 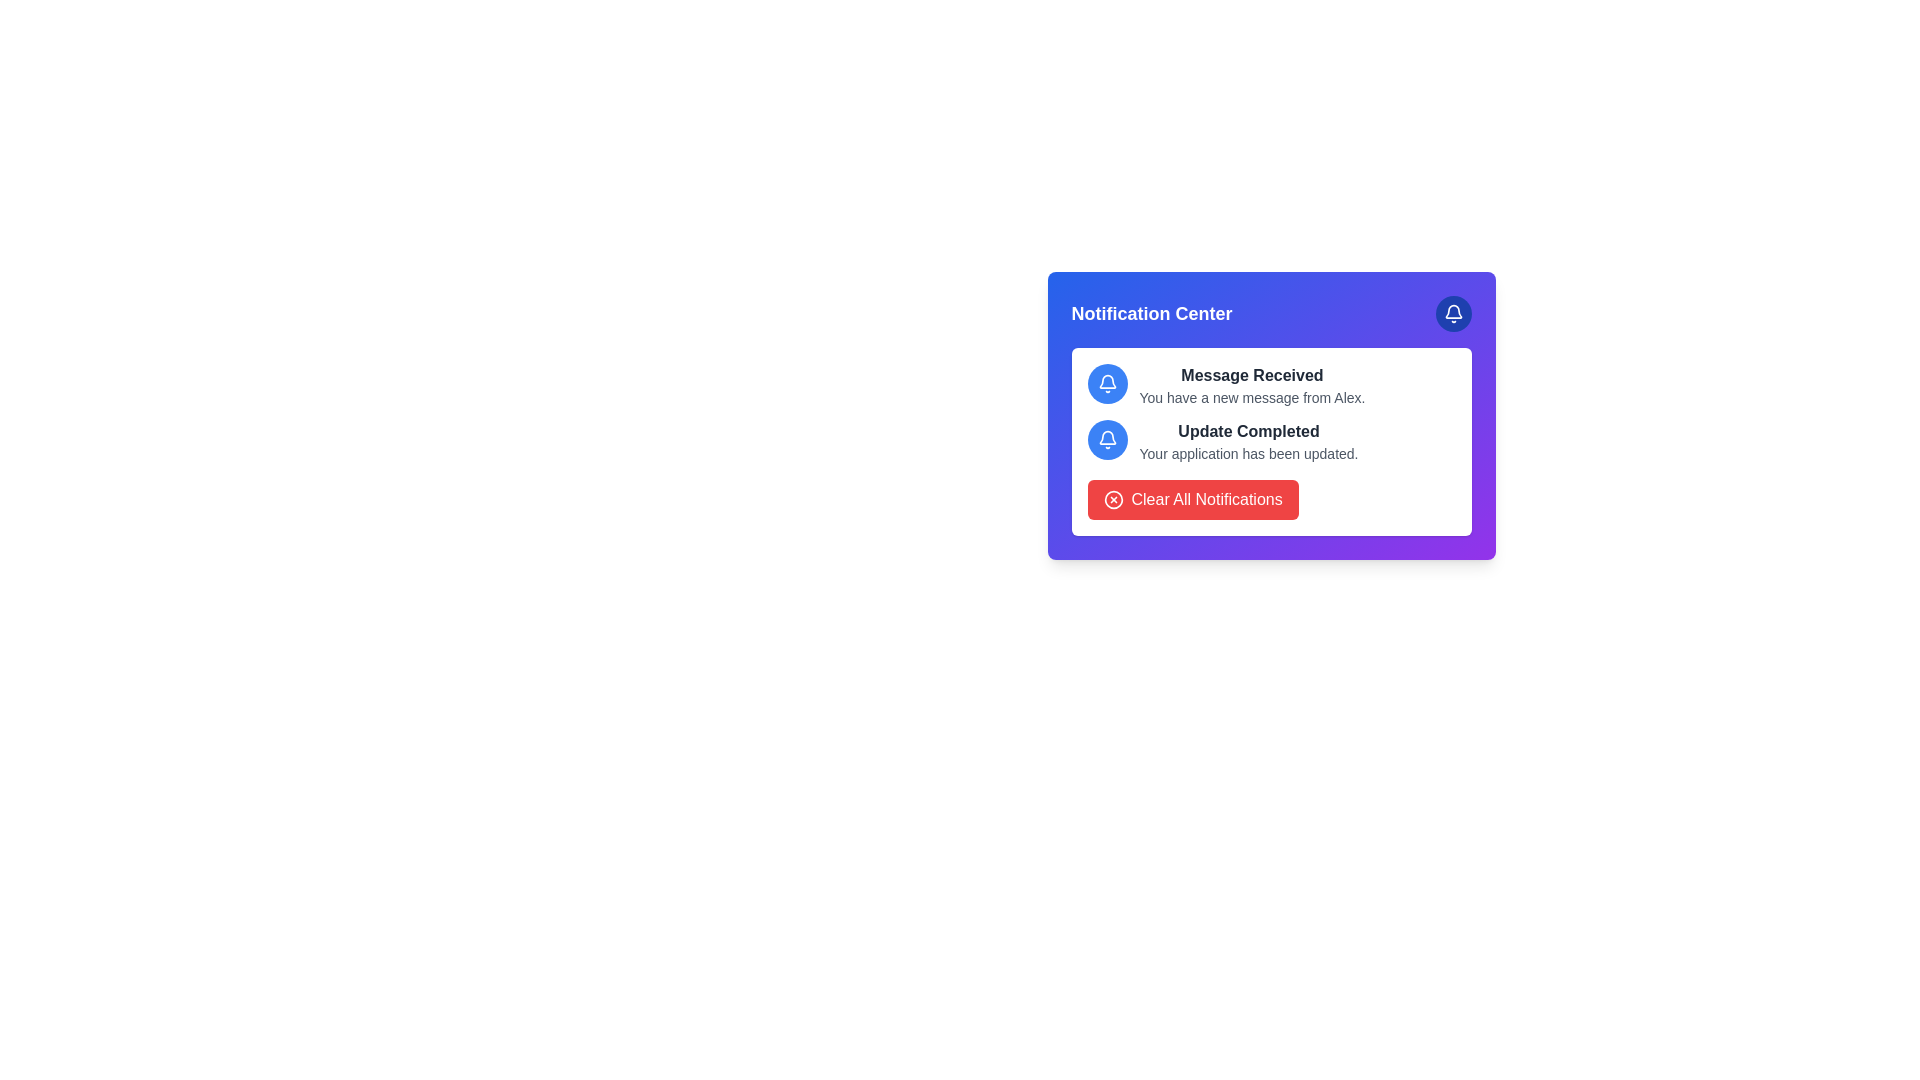 What do you see at coordinates (1106, 438) in the screenshot?
I see `the circular blue notification indicator icon with a white outline of a bell, located in the second row of the notifications list, aligned to the left of the 'Update Completed' text` at bounding box center [1106, 438].